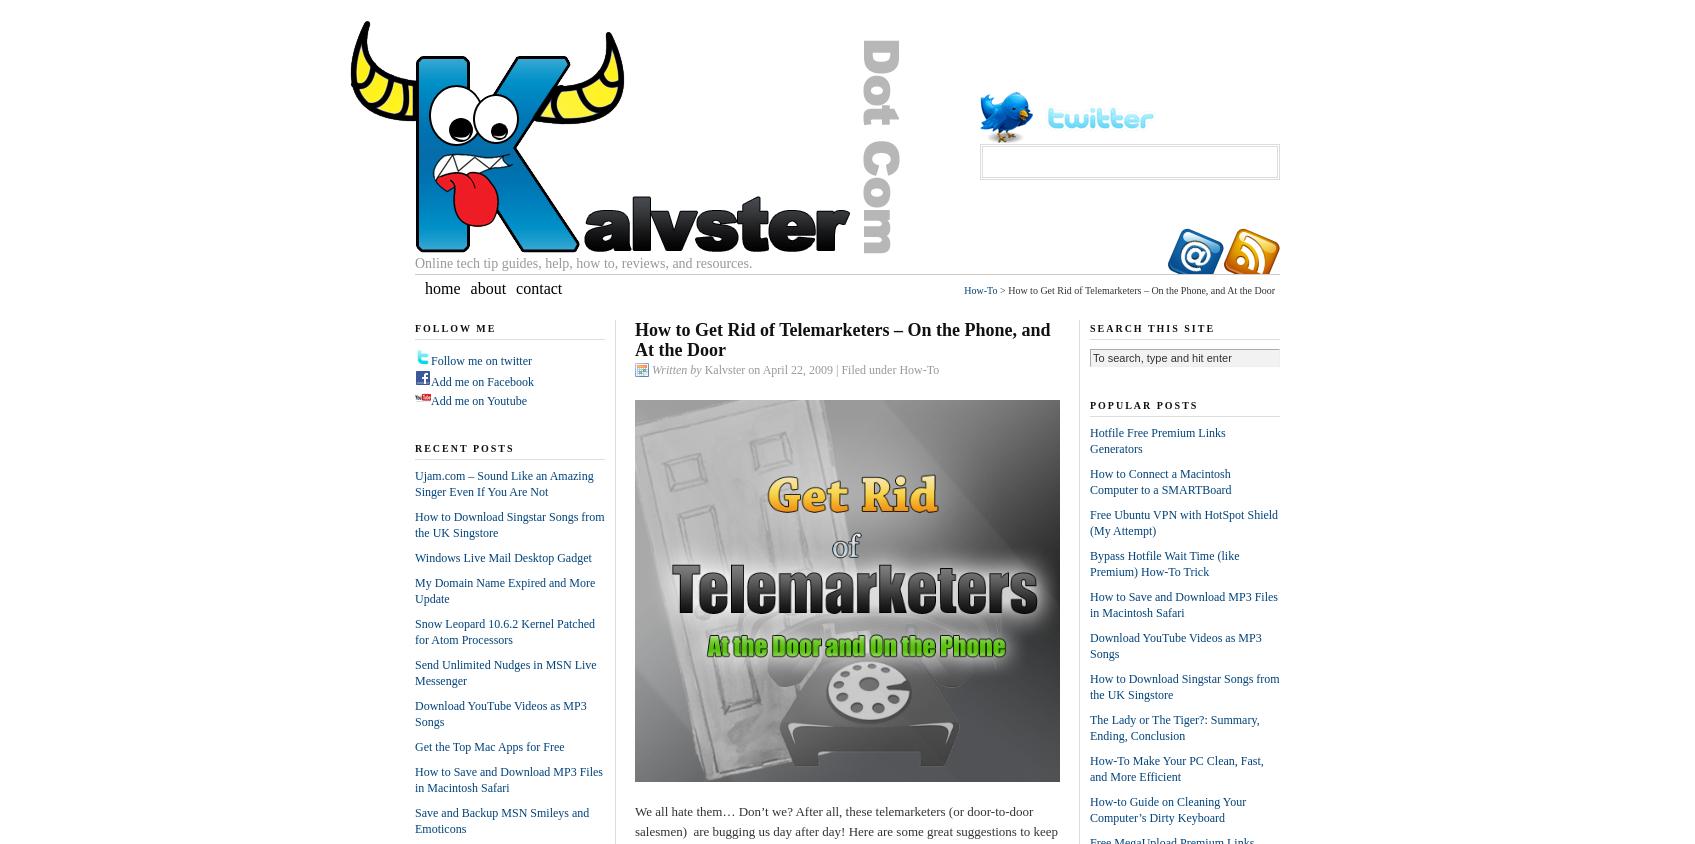  What do you see at coordinates (767, 368) in the screenshot?
I see `'Kalvster on April 22, 2009'` at bounding box center [767, 368].